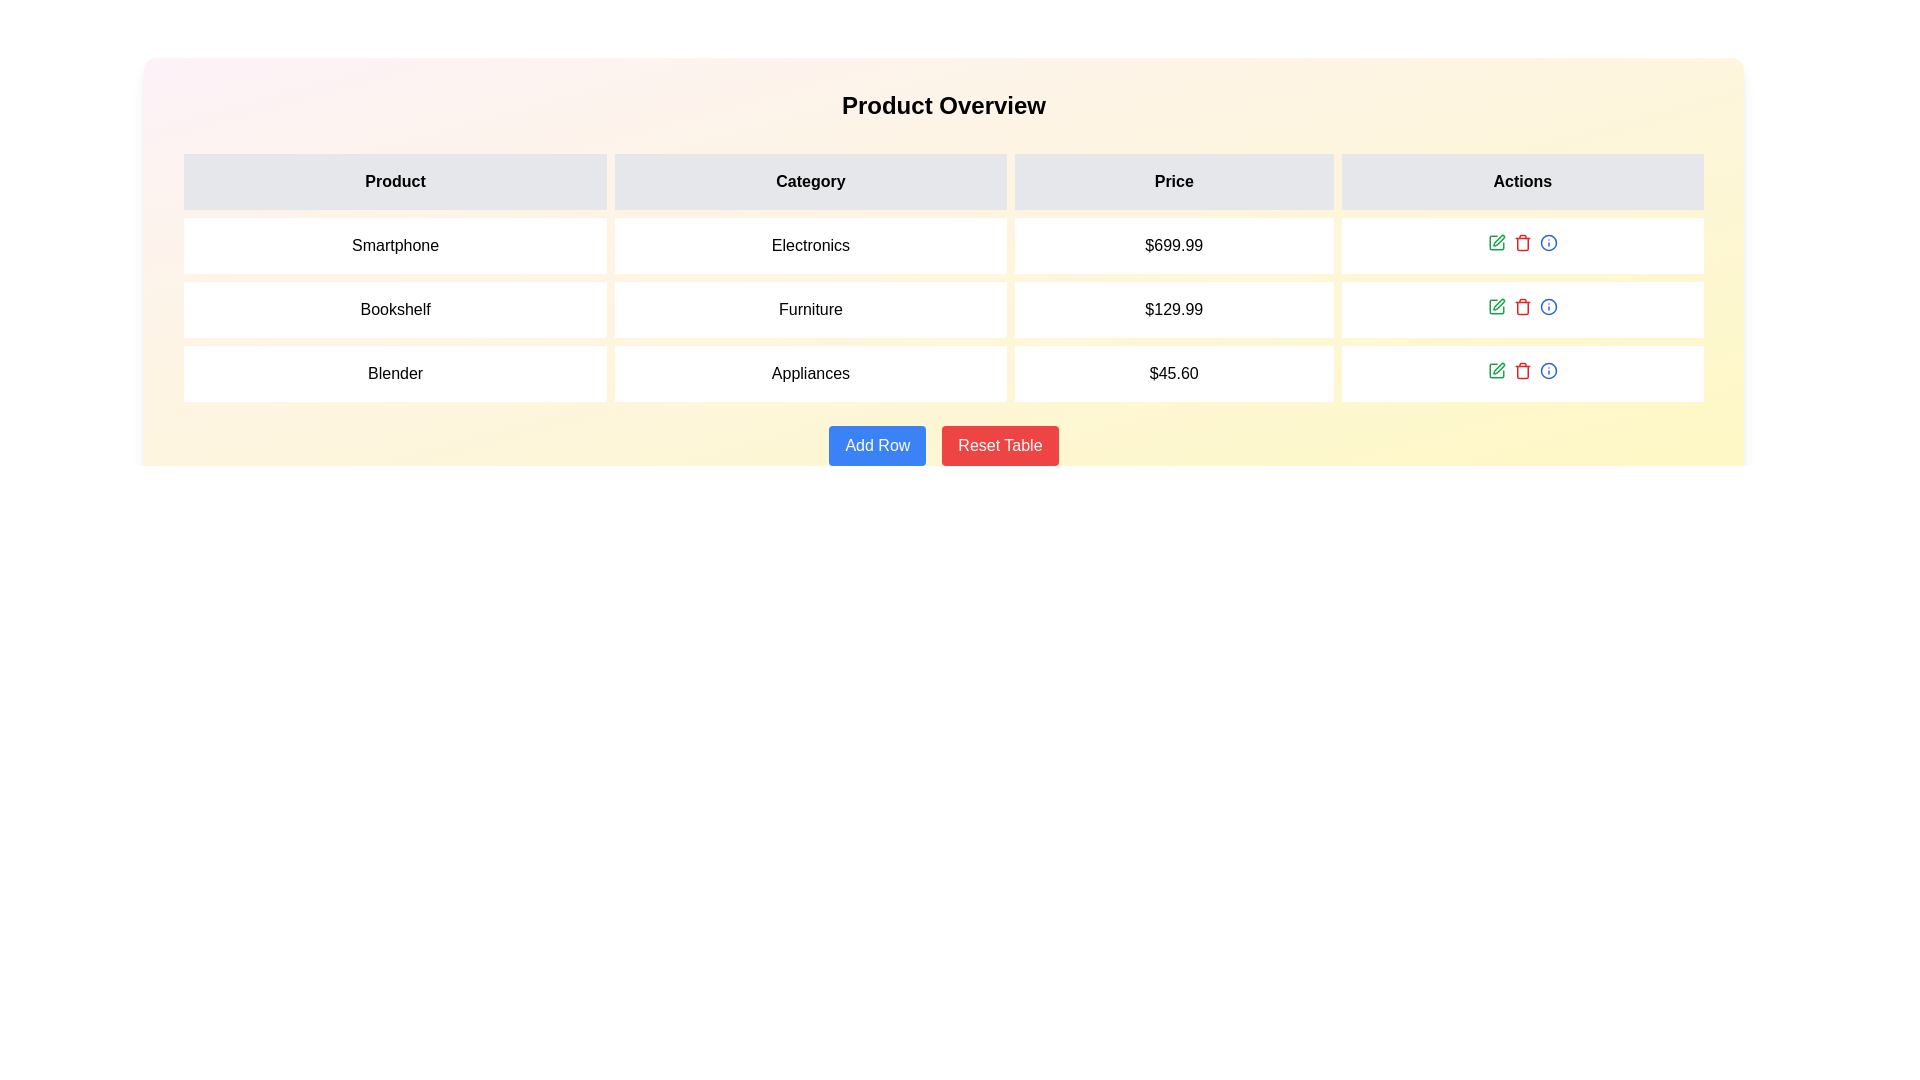  What do you see at coordinates (1174, 245) in the screenshot?
I see `the static text element displaying the price '$699.99' in bold black font located in the 'Price' column of the 'Product Overview' table for the product 'Smartphone'` at bounding box center [1174, 245].